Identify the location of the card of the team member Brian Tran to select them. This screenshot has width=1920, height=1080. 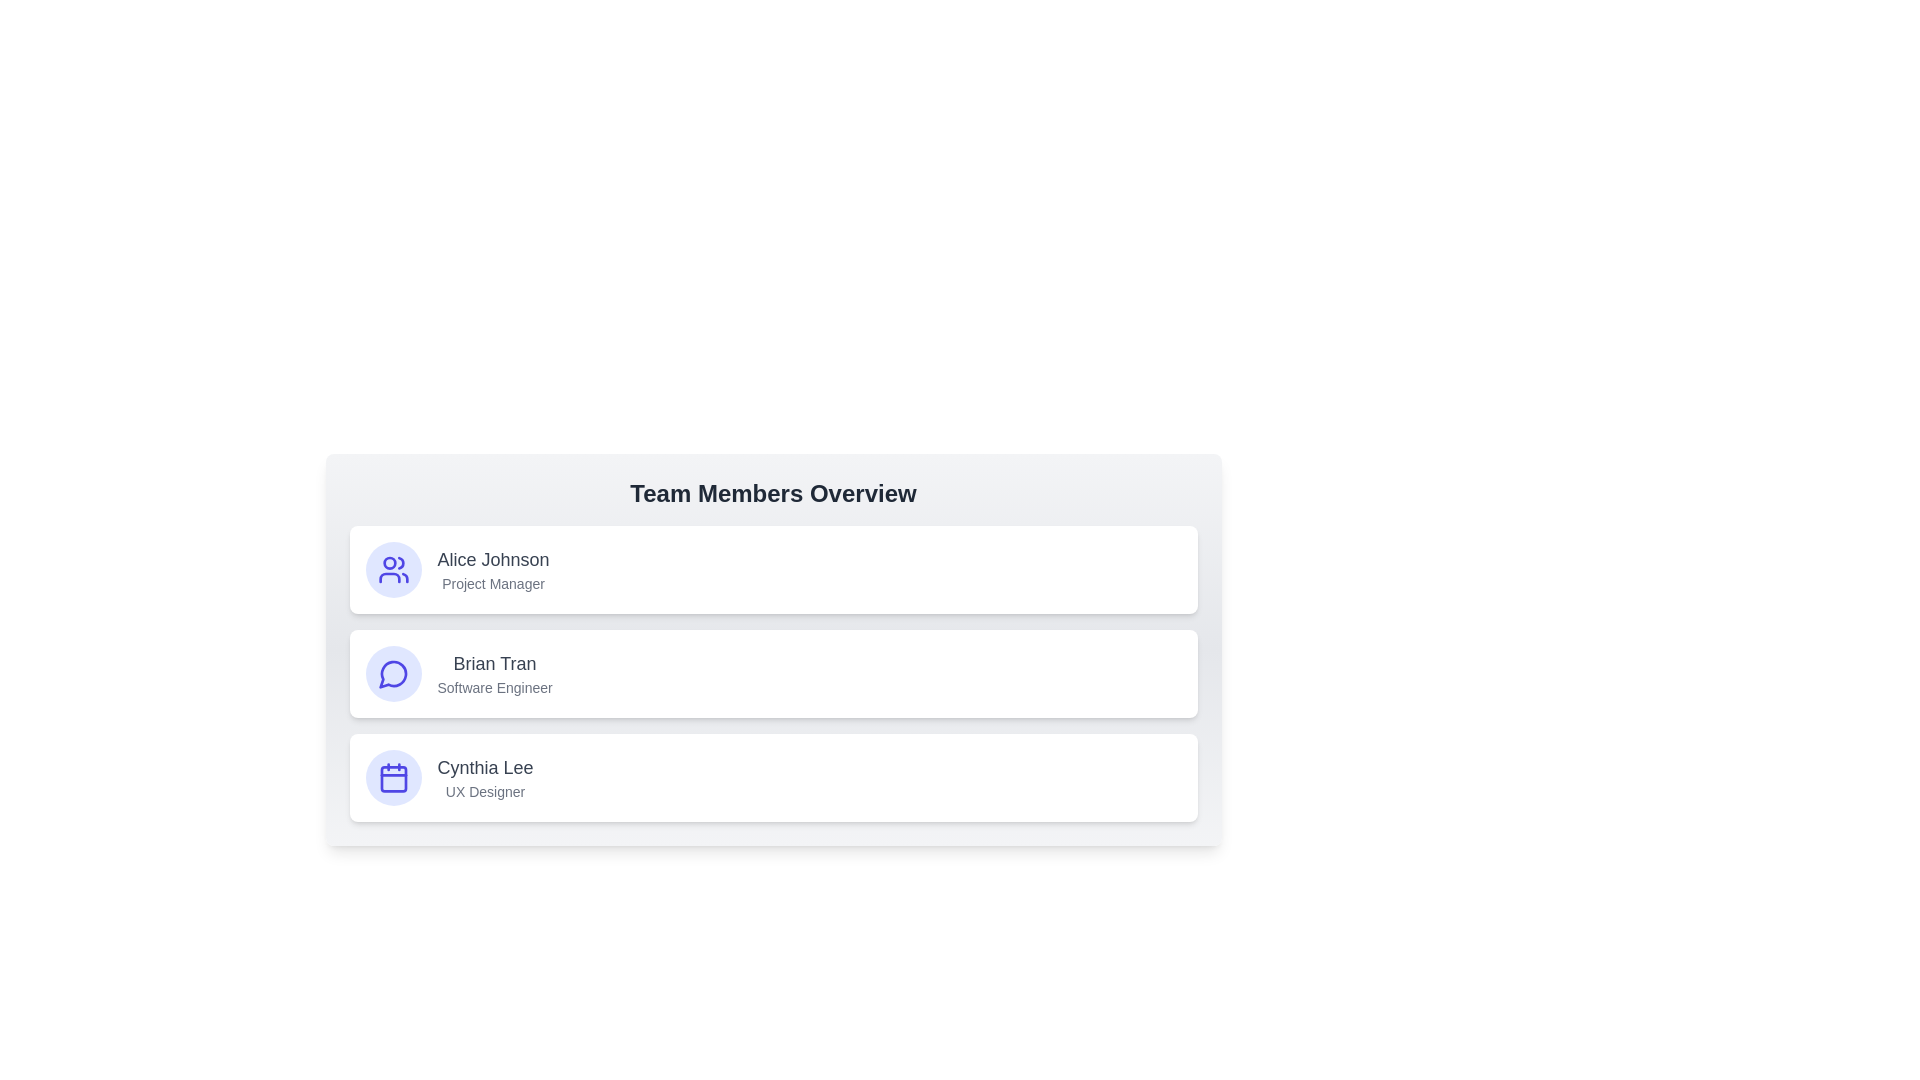
(772, 674).